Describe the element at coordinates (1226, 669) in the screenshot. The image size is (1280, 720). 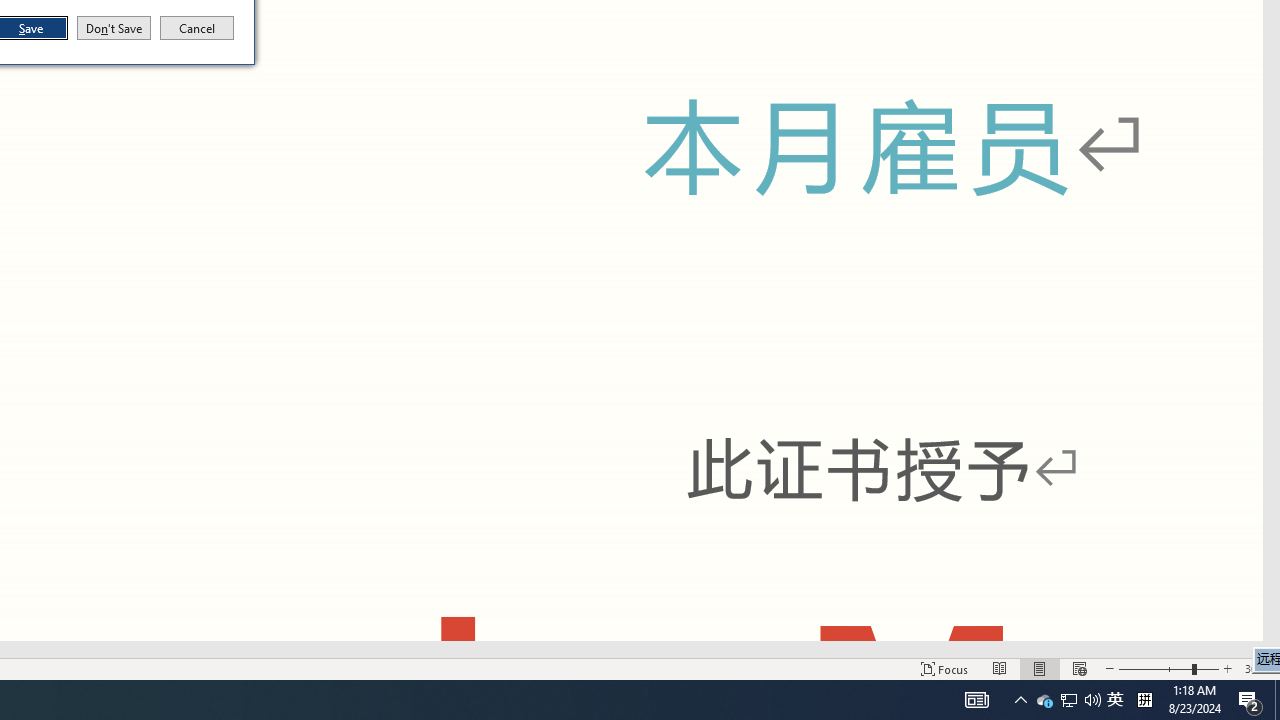
I see `'Zoom In'` at that location.